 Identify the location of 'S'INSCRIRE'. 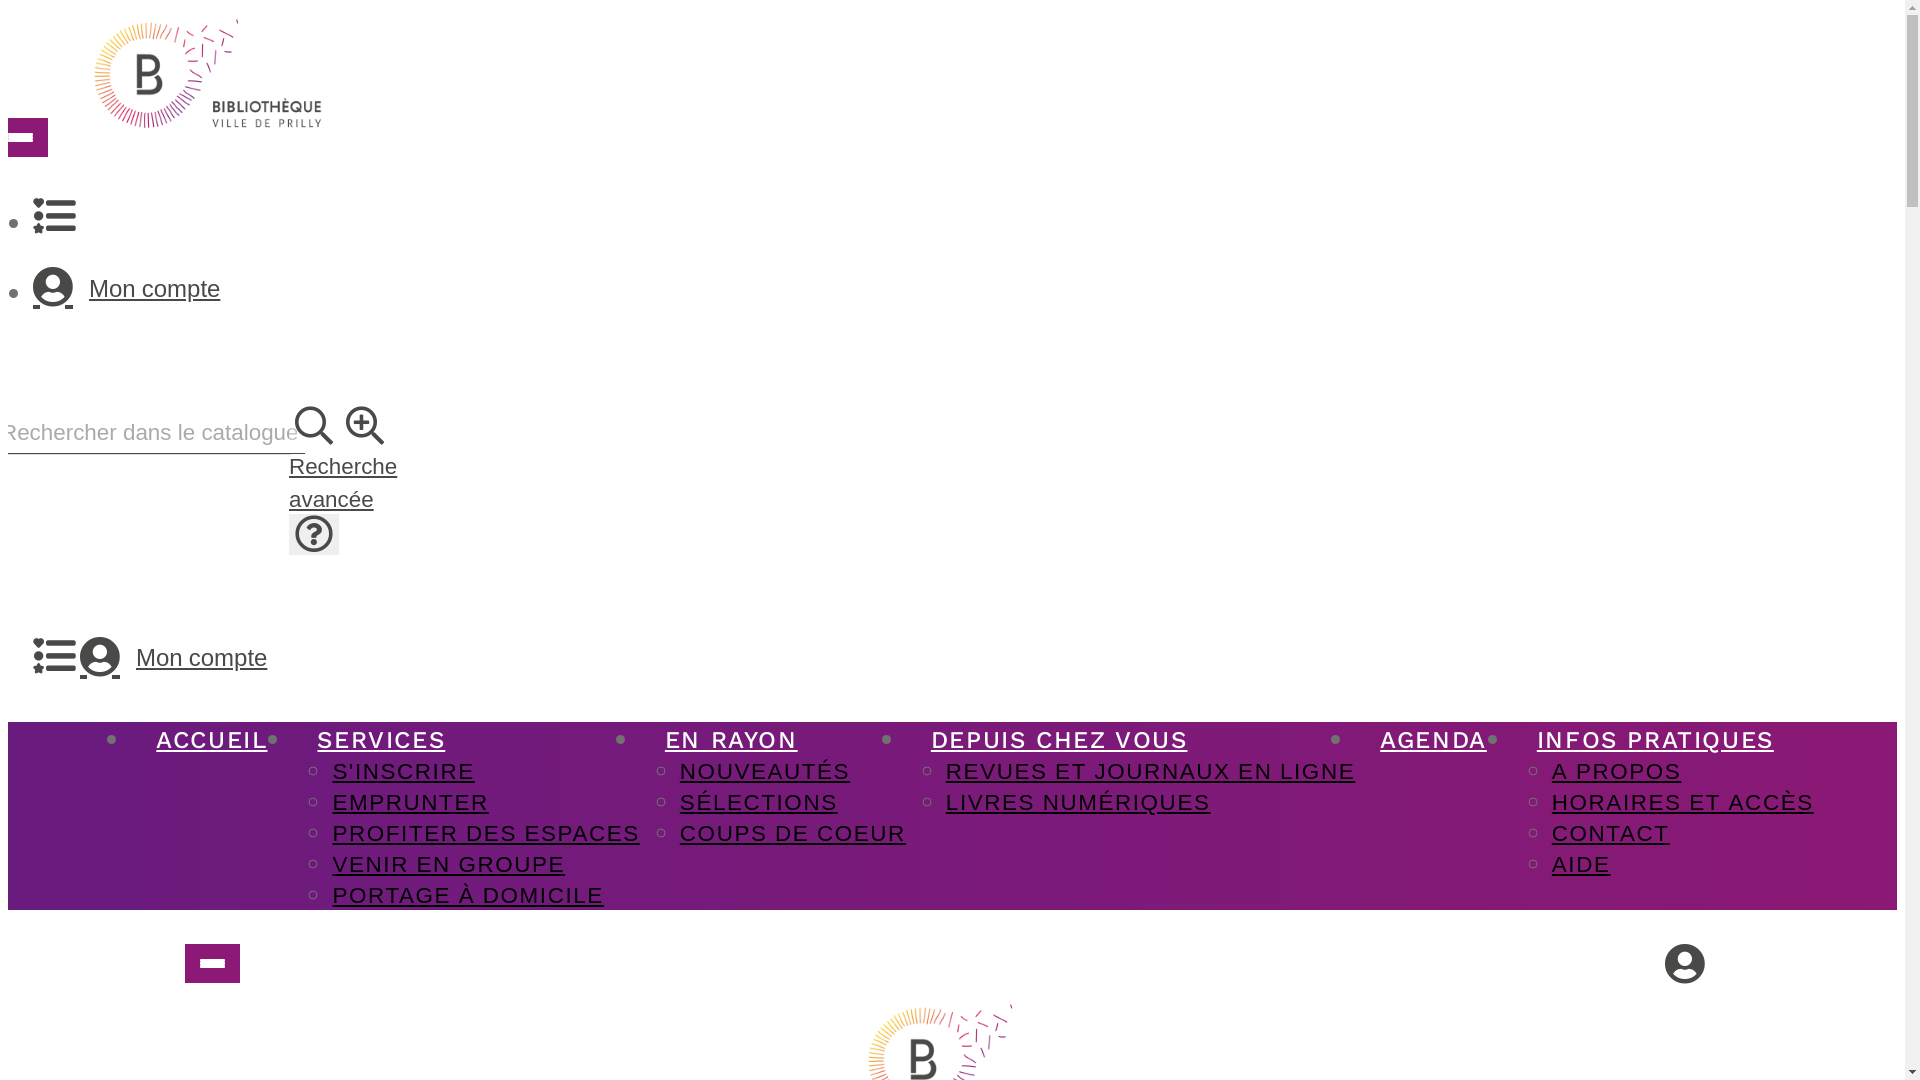
(402, 769).